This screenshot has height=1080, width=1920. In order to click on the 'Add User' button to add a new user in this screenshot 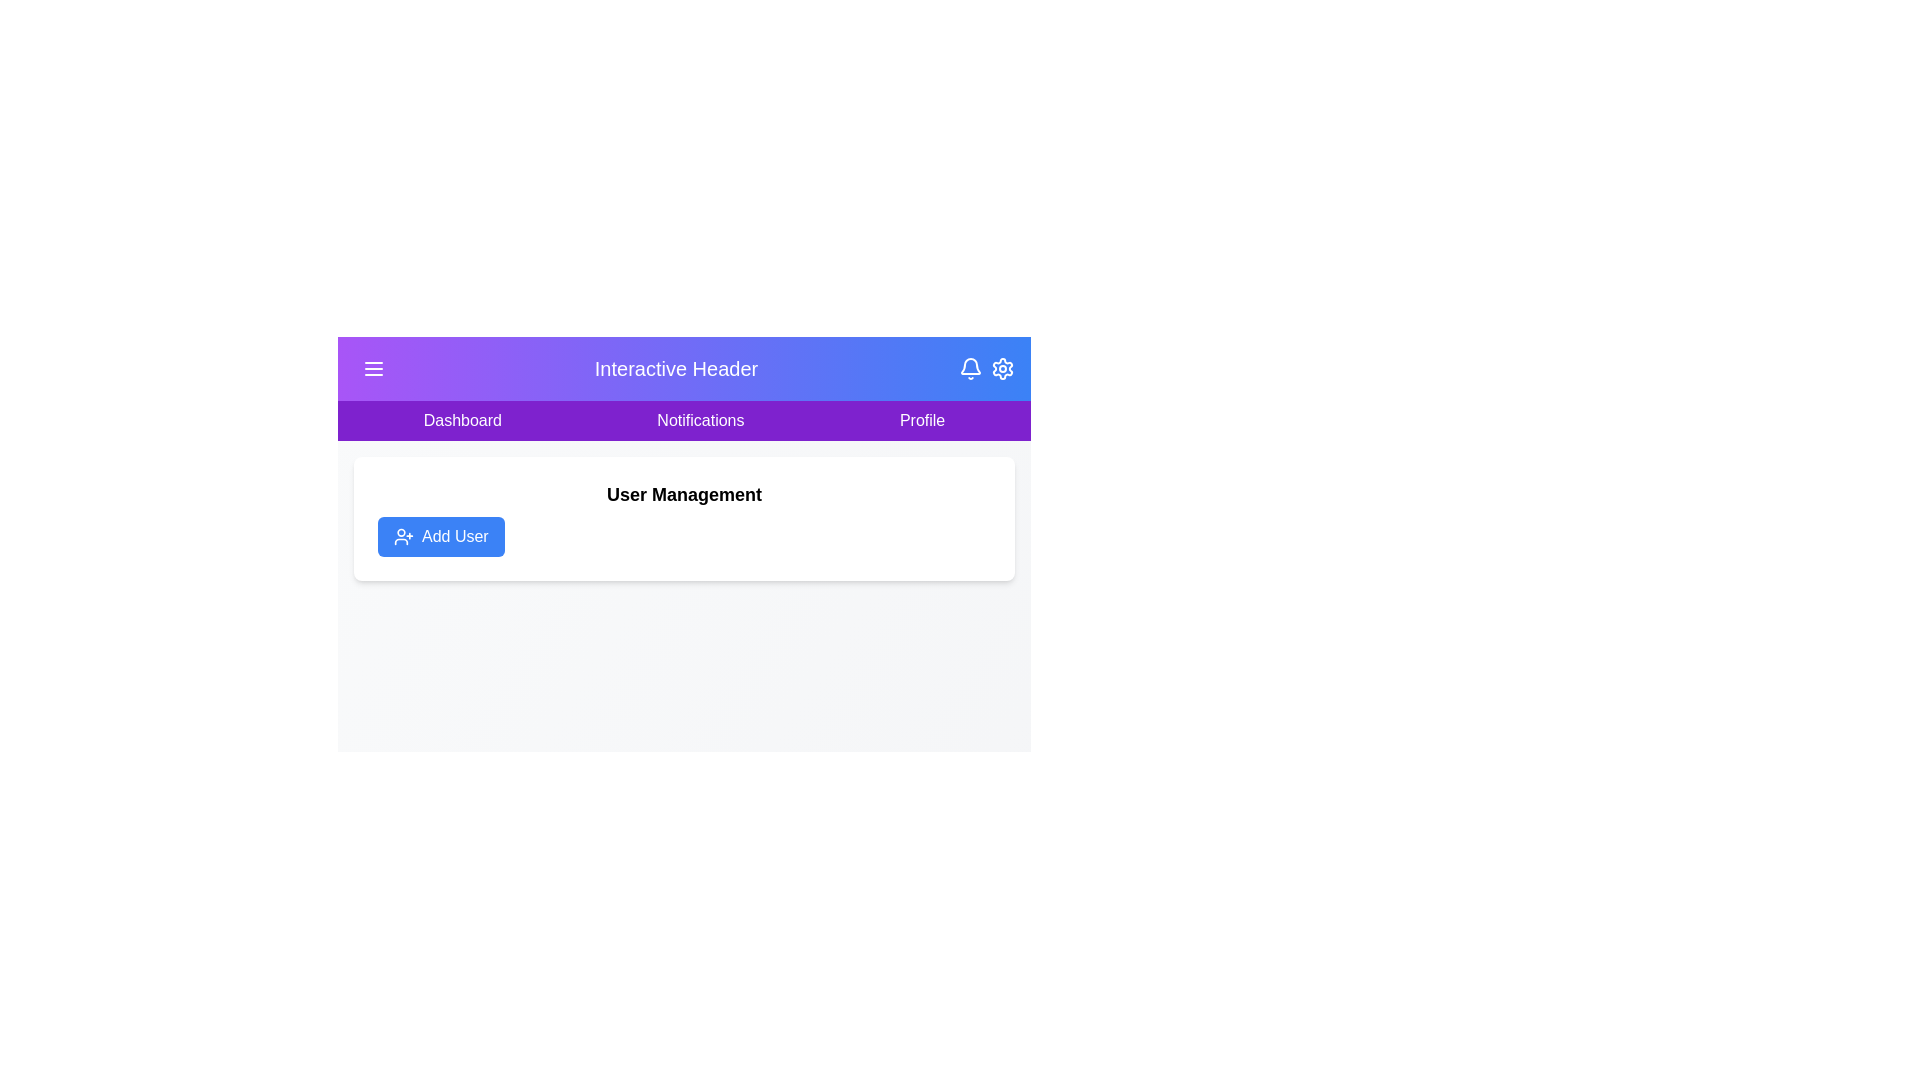, I will do `click(440, 535)`.